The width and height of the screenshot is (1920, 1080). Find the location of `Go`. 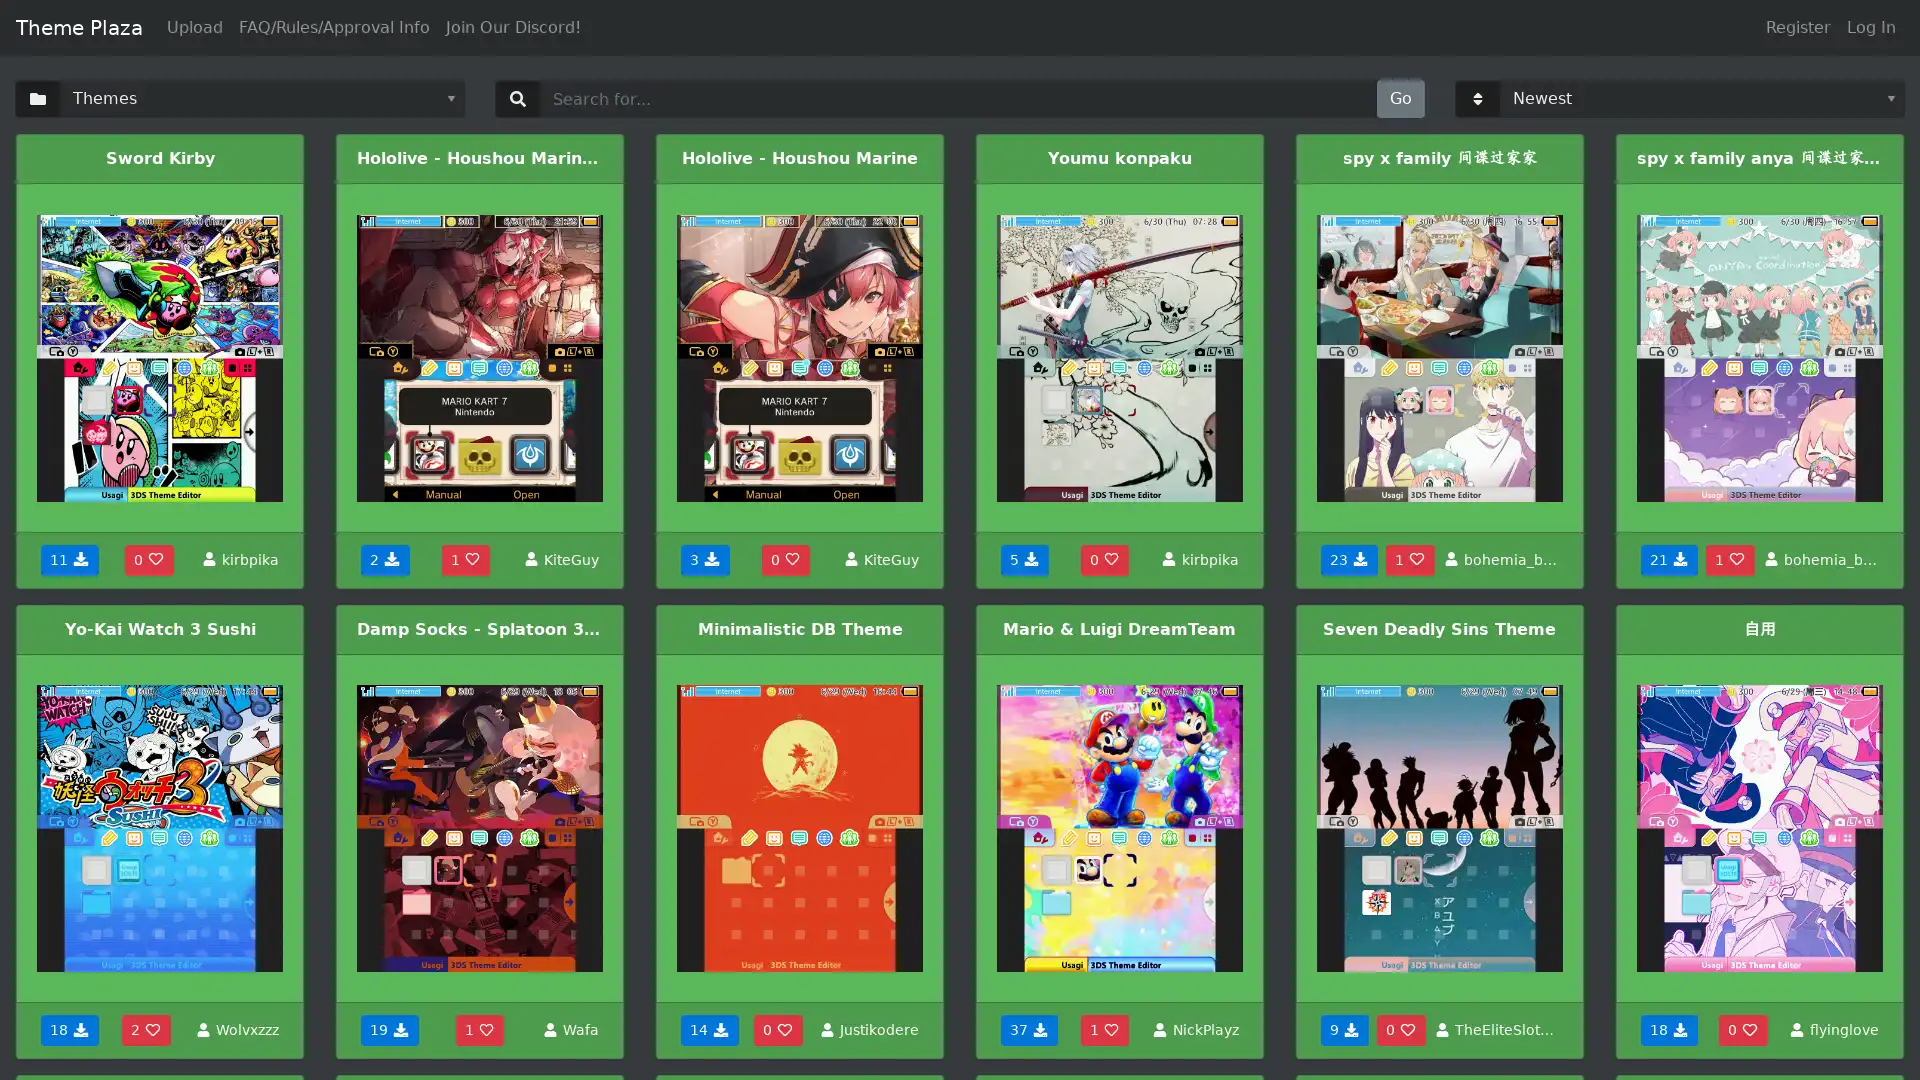

Go is located at coordinates (1400, 99).